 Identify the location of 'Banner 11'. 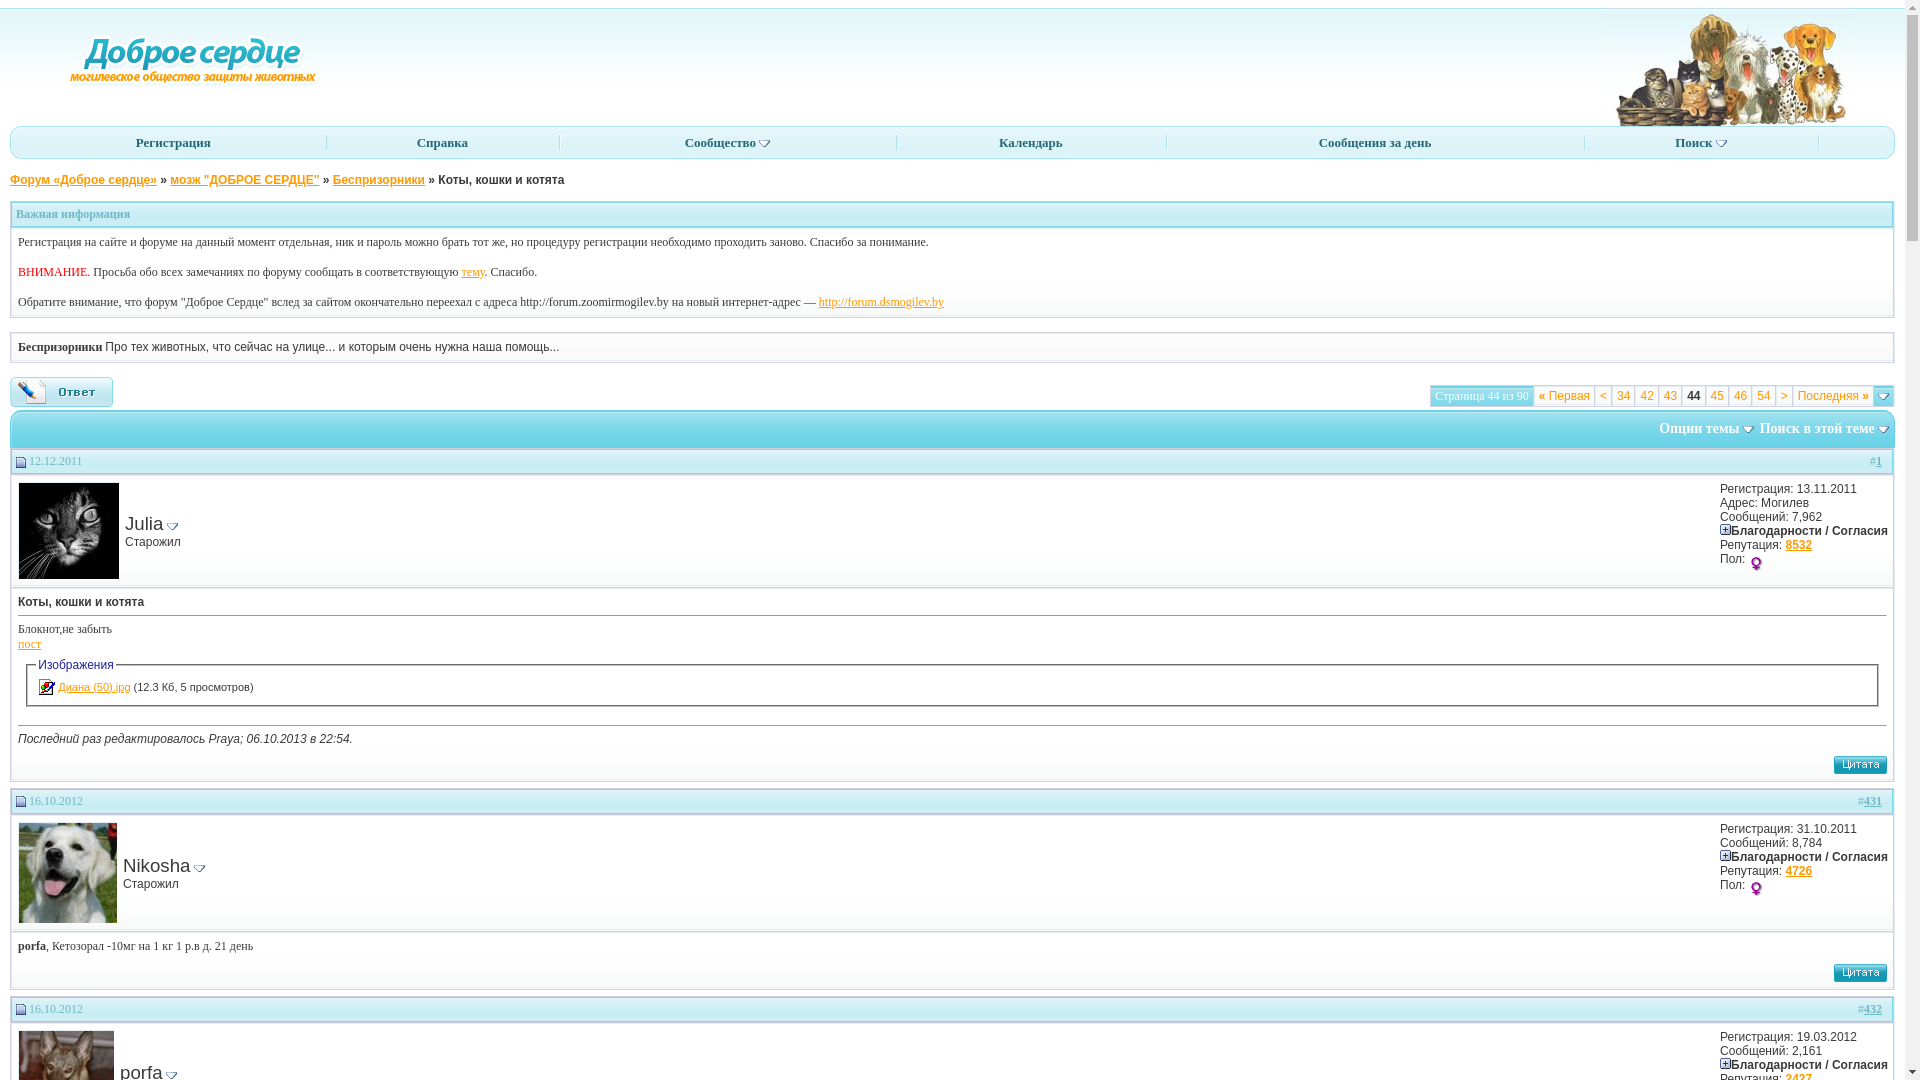
(1726, 65).